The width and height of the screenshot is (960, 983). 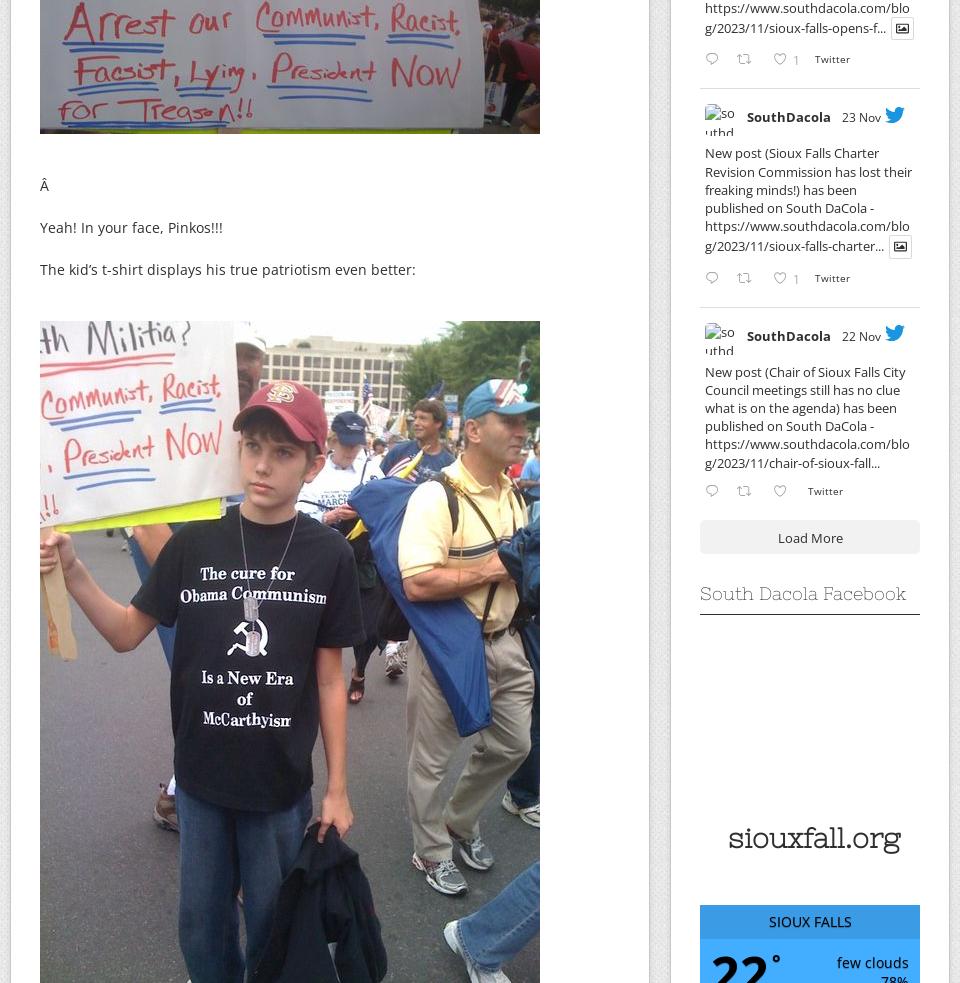 I want to click on '23 Nov', so click(x=860, y=116).